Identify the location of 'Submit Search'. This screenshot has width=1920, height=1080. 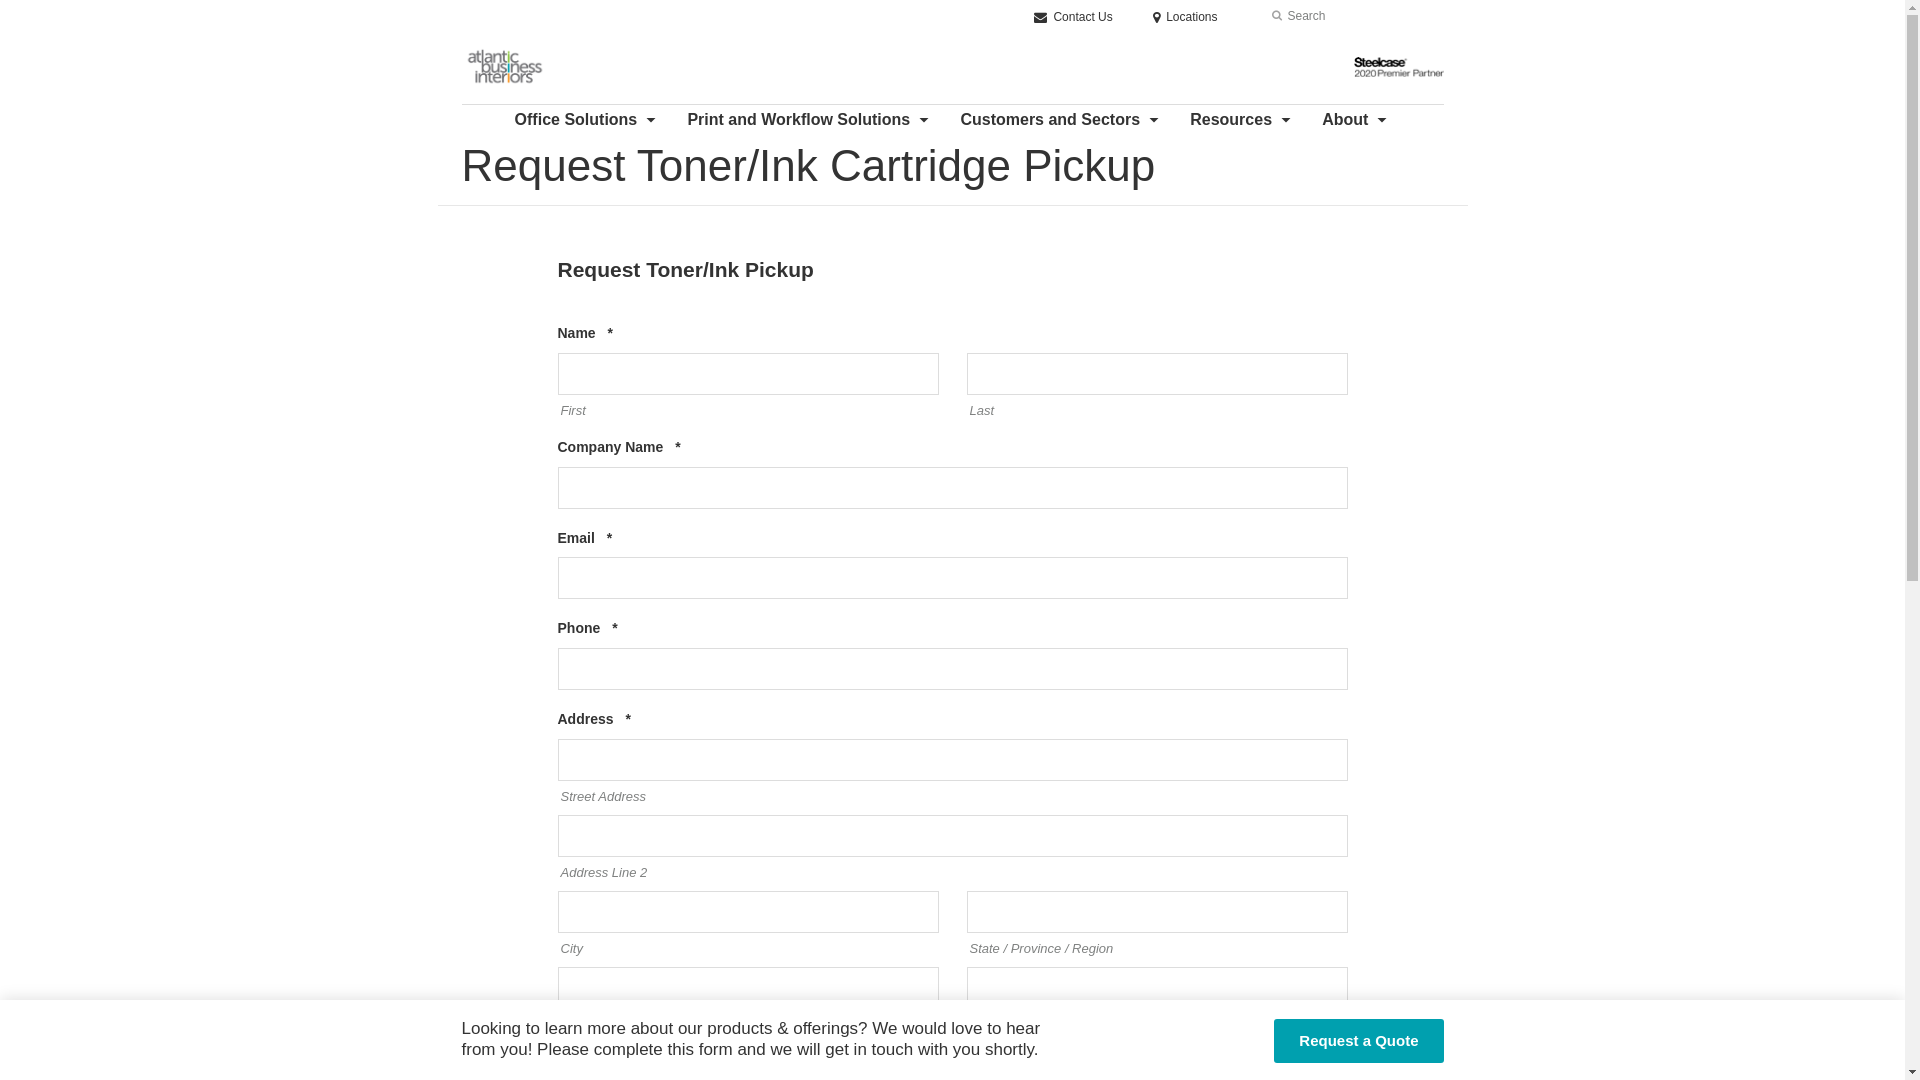
(1275, 15).